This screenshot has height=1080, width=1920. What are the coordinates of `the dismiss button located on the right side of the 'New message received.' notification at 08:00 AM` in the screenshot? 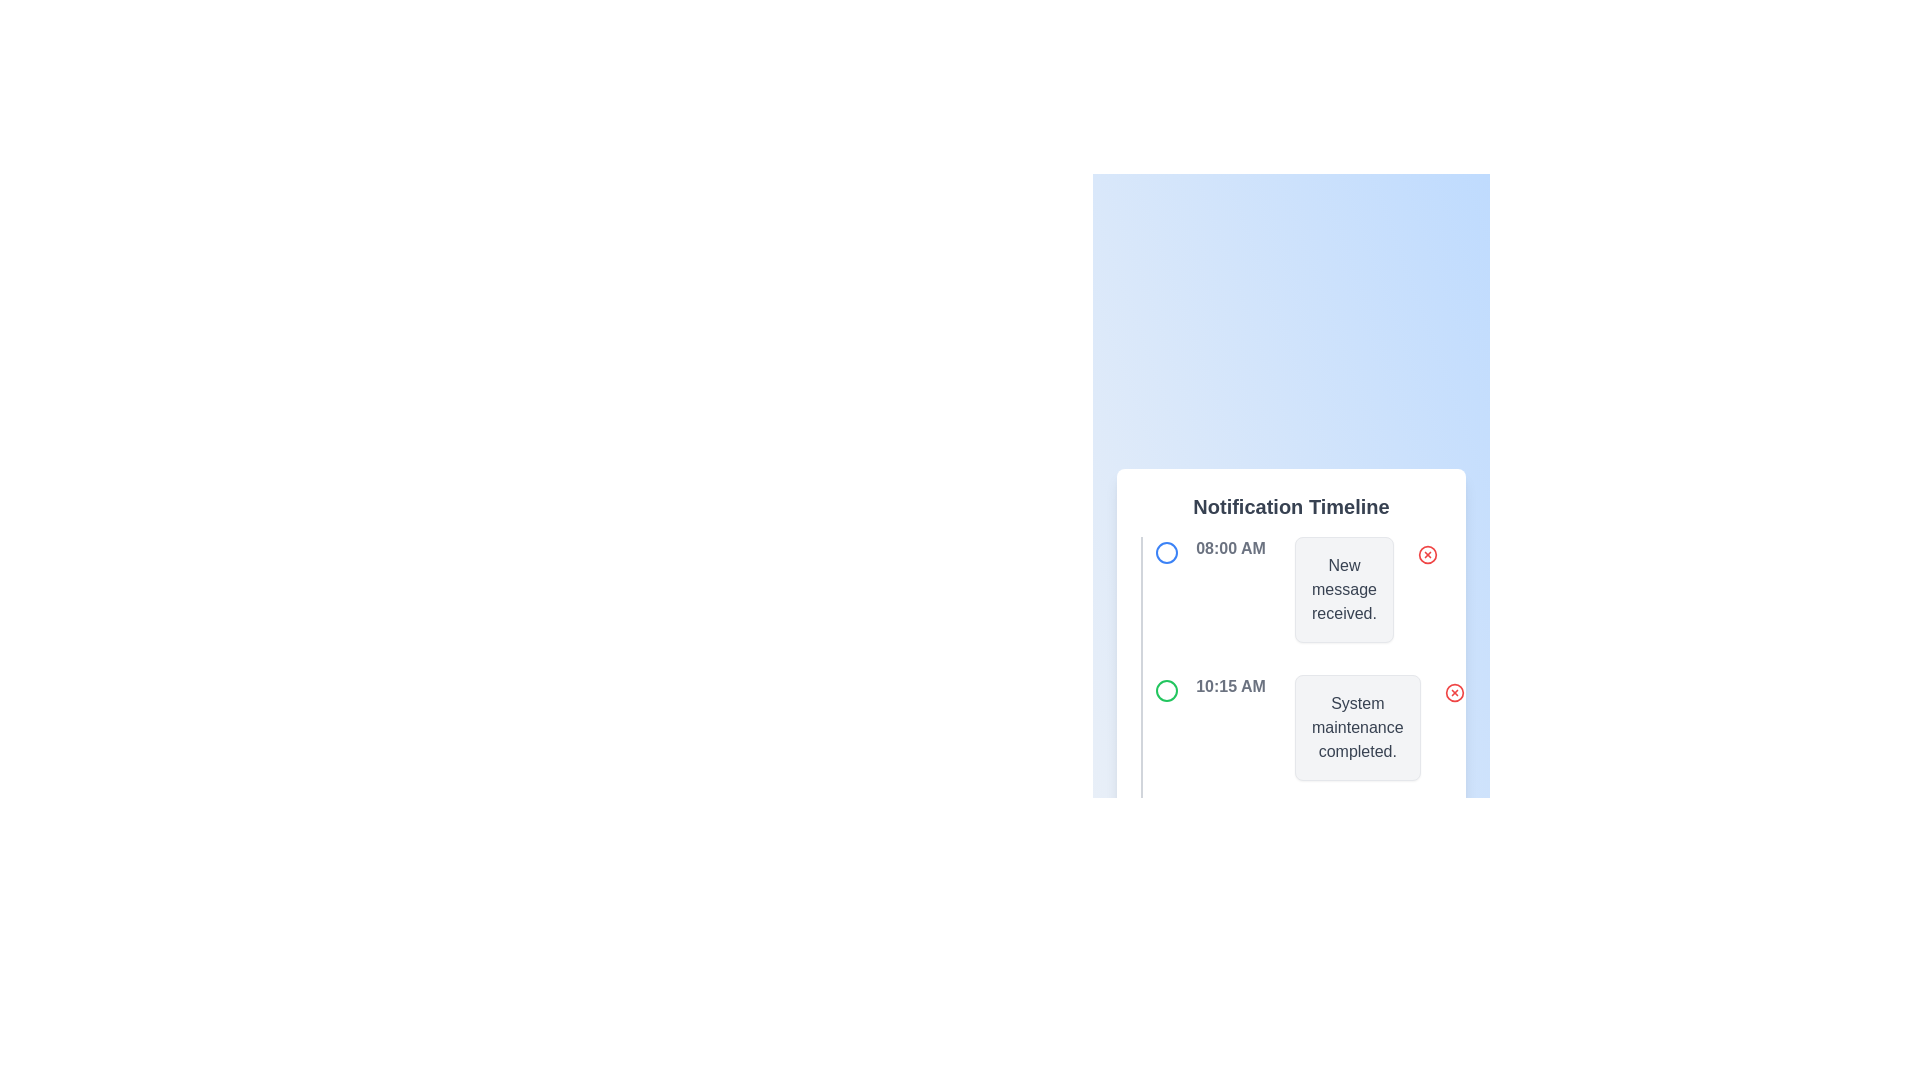 It's located at (1426, 555).